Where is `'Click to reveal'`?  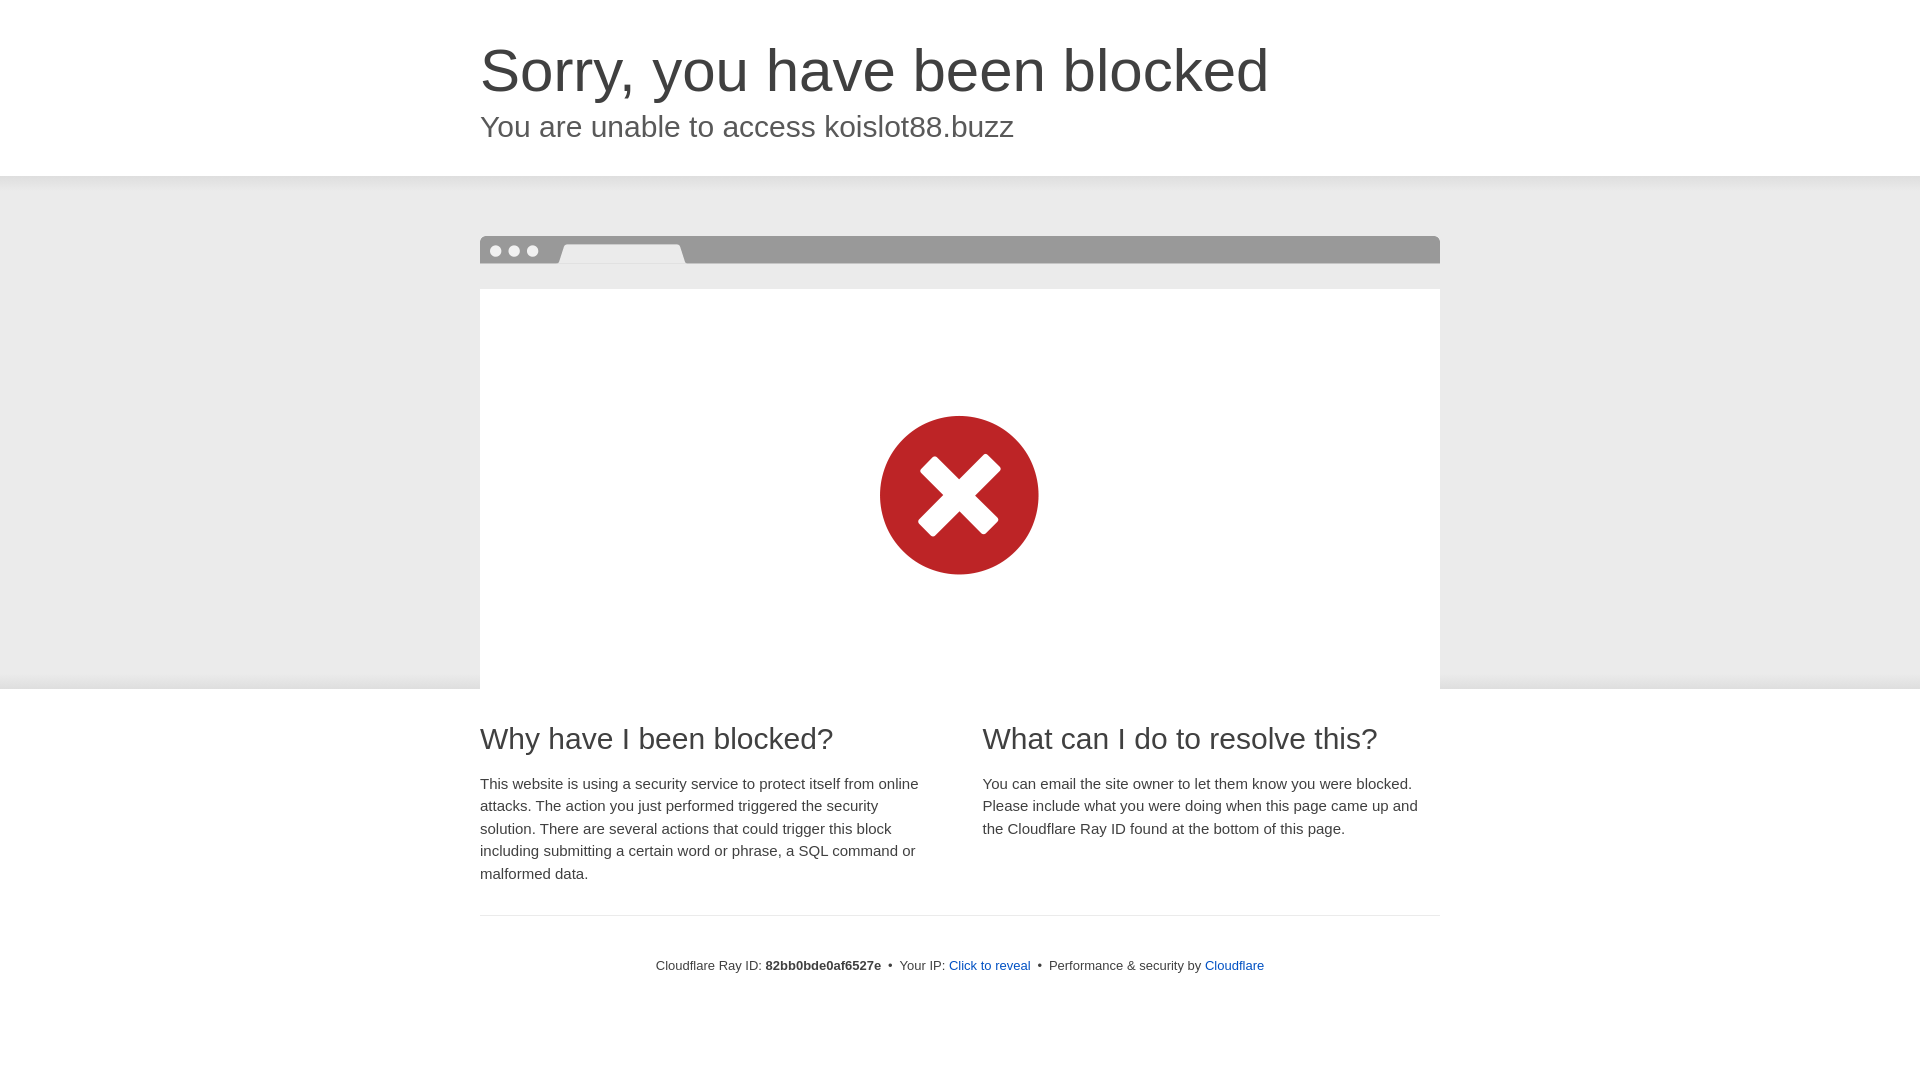
'Click to reveal' is located at coordinates (989, 964).